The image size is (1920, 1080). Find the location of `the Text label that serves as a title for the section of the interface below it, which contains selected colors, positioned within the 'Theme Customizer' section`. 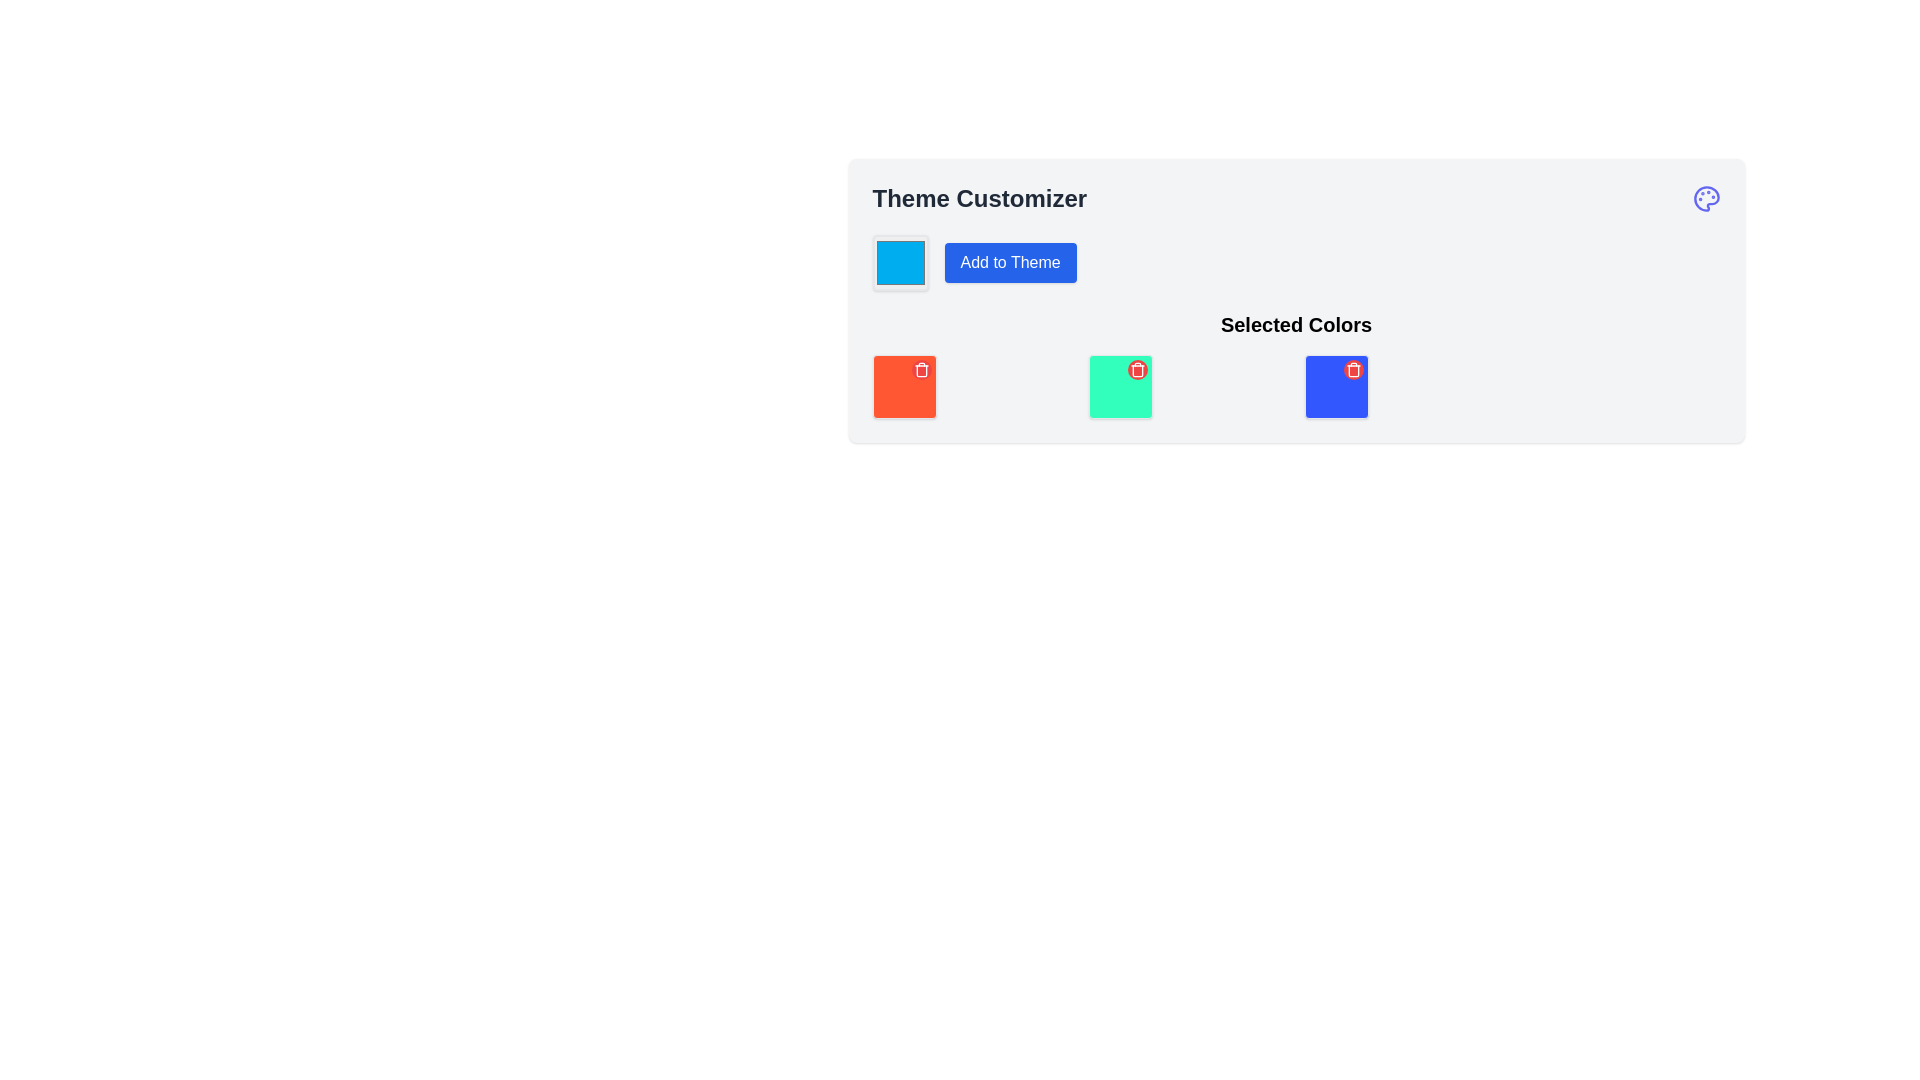

the Text label that serves as a title for the section of the interface below it, which contains selected colors, positioned within the 'Theme Customizer' section is located at coordinates (1296, 365).